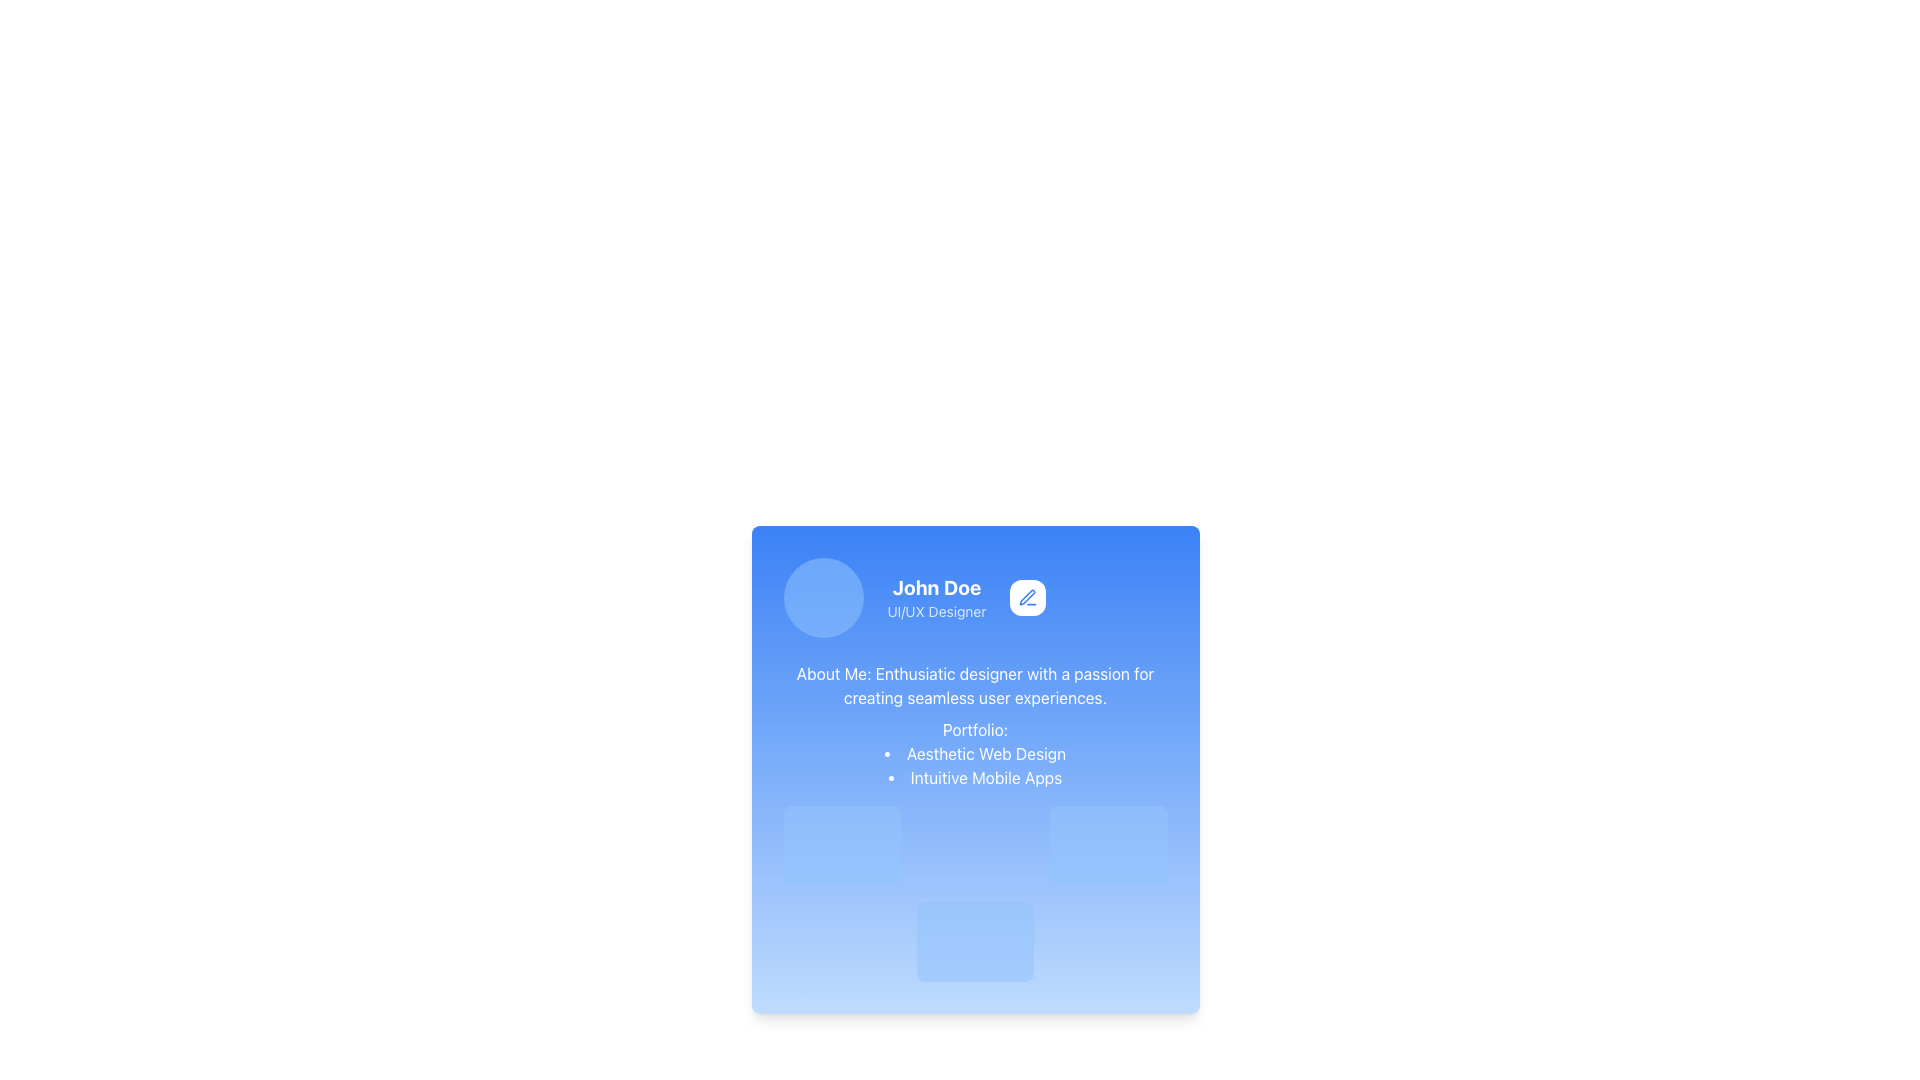 The height and width of the screenshot is (1080, 1920). What do you see at coordinates (823, 596) in the screenshot?
I see `the Image Placeholder, which serves as a visual representation for a user profile picture` at bounding box center [823, 596].